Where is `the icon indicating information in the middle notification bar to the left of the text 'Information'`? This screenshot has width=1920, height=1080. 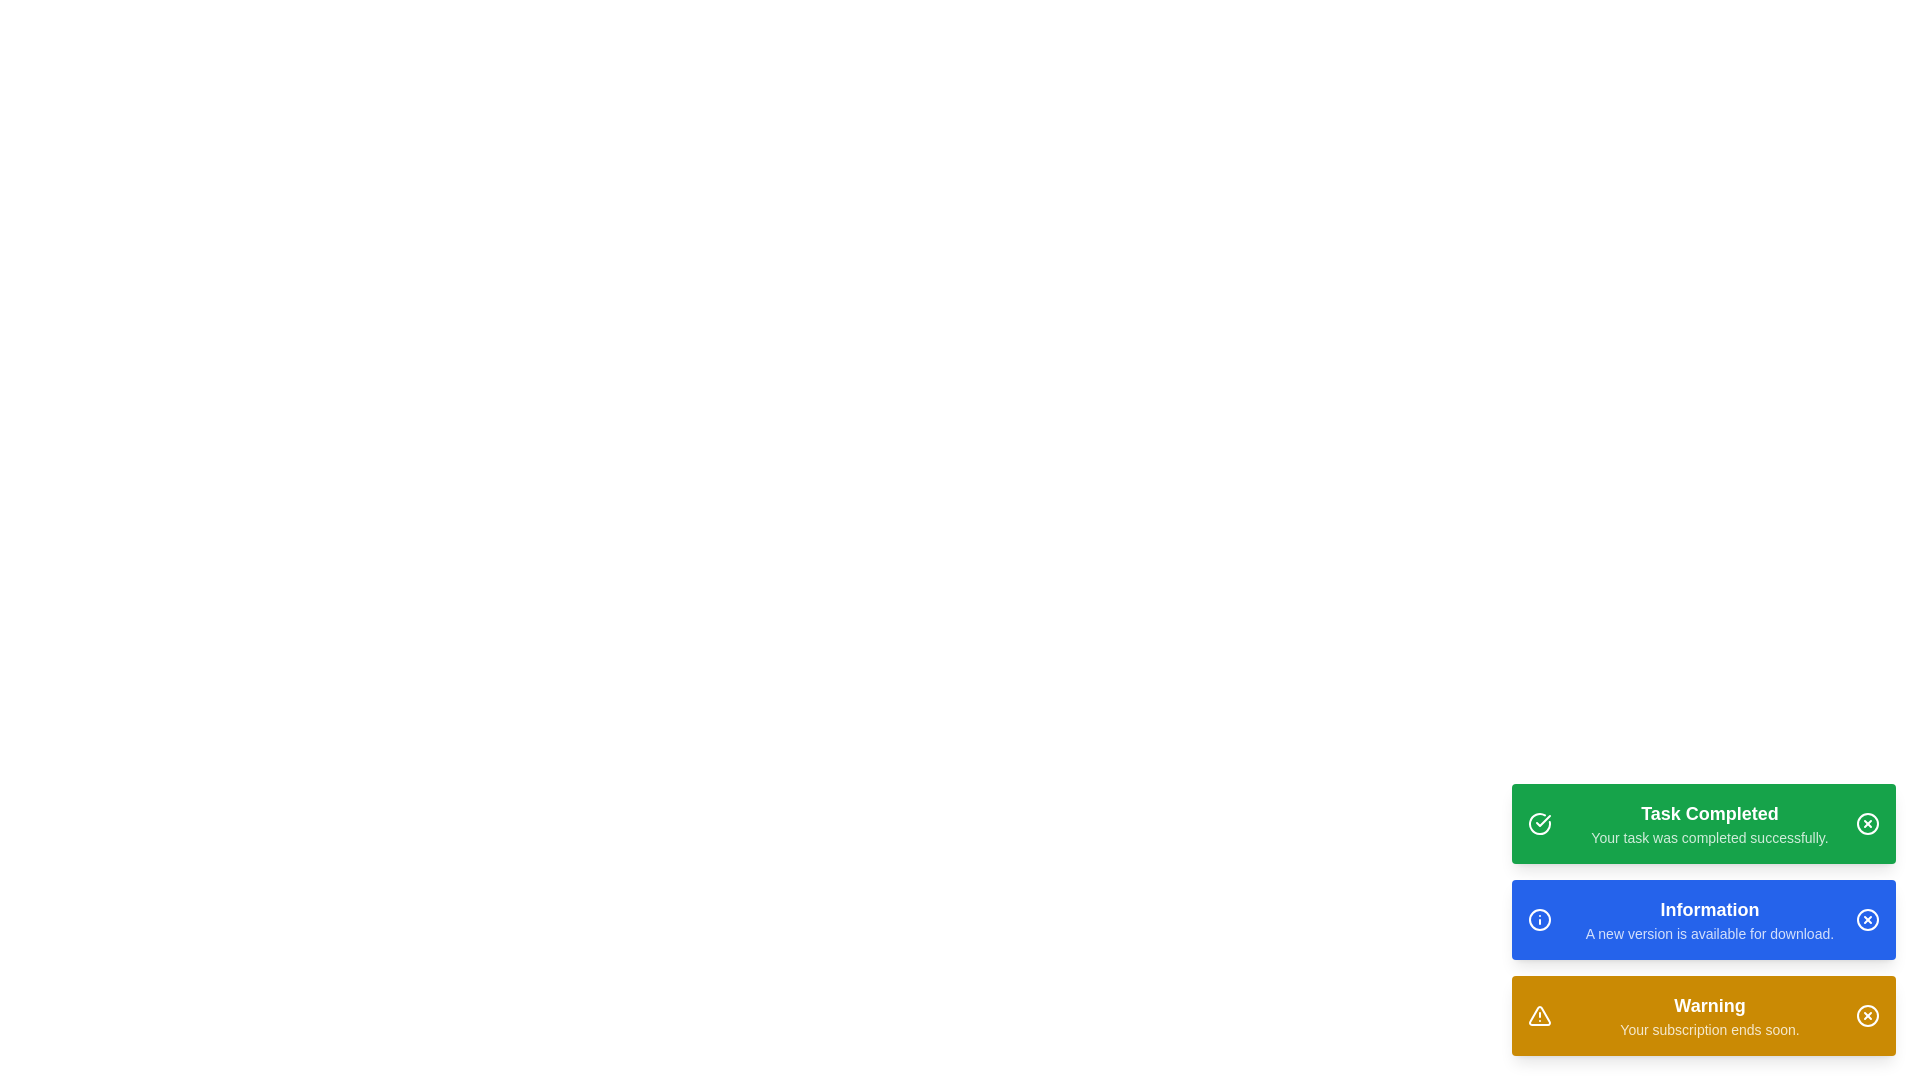
the icon indicating information in the middle notification bar to the left of the text 'Information' is located at coordinates (1539, 920).